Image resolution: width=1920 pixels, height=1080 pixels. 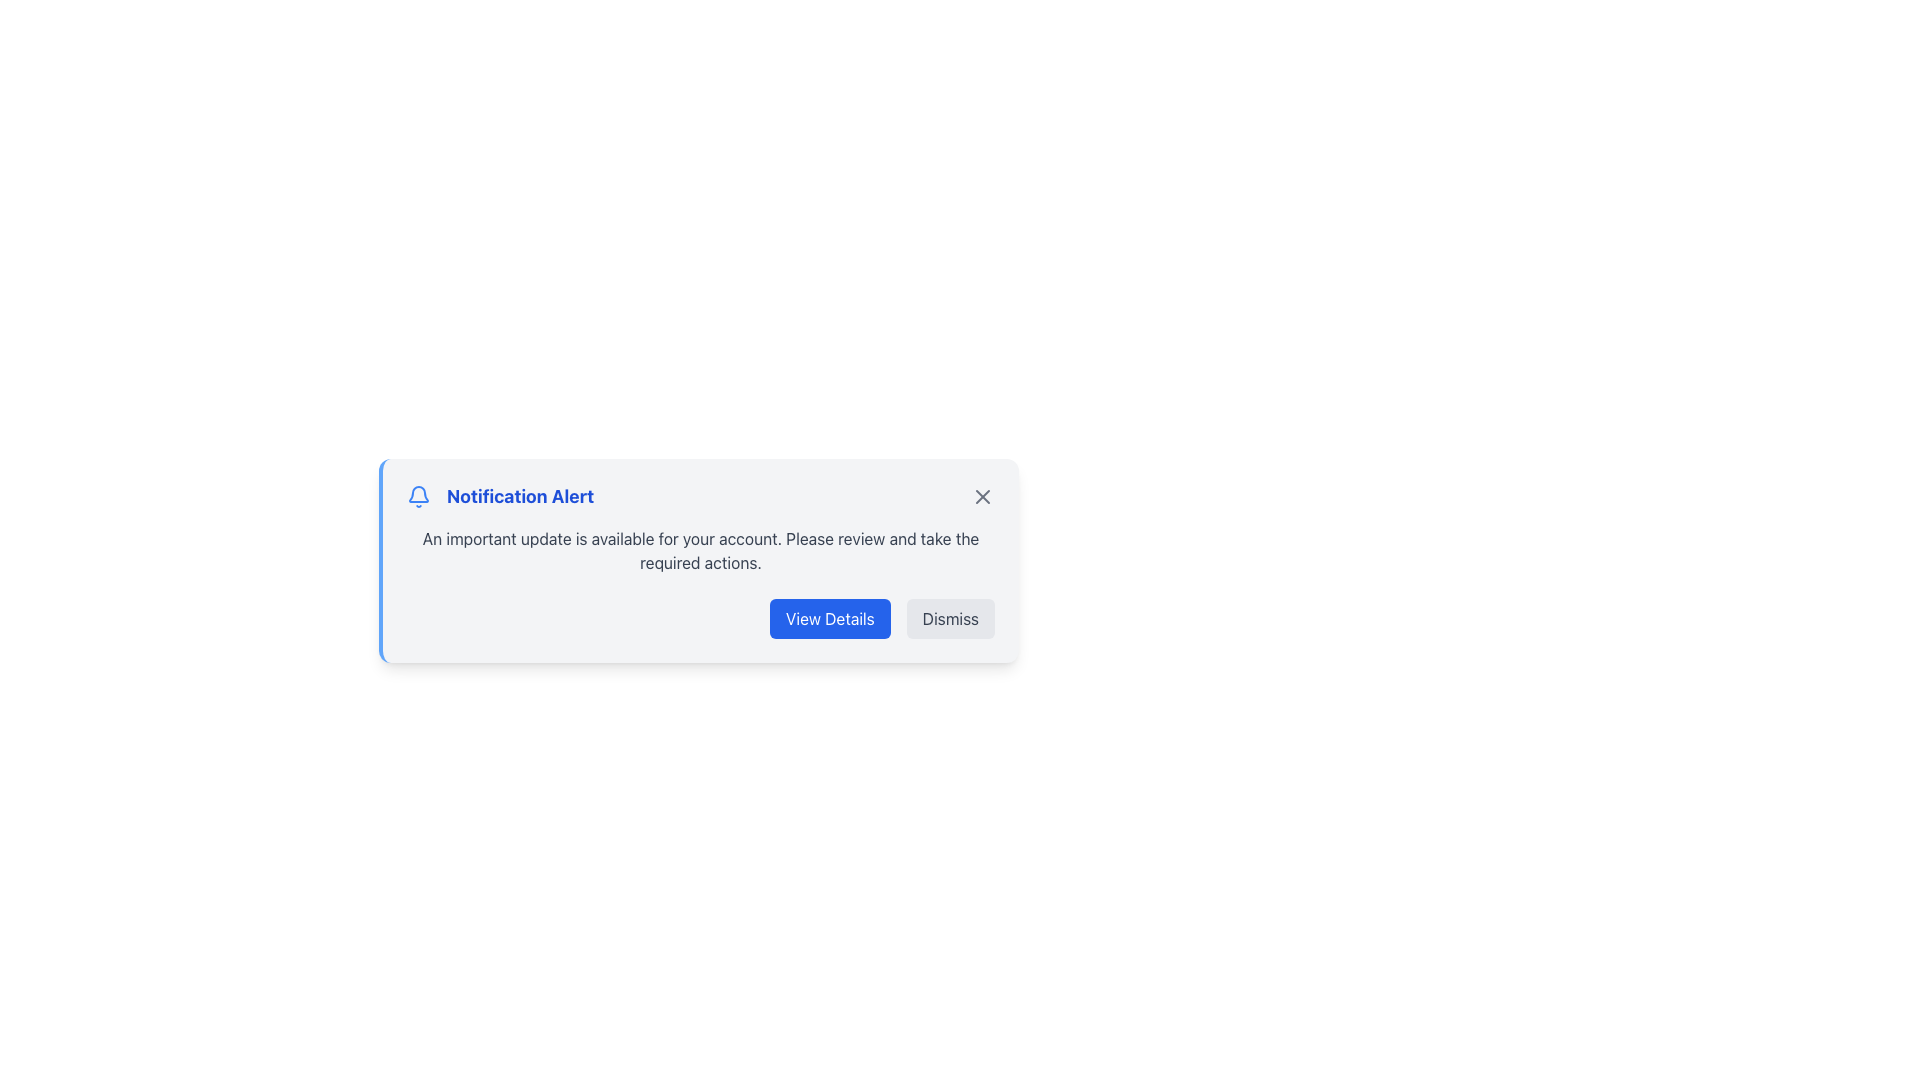 What do you see at coordinates (983, 496) in the screenshot?
I see `the close icon located in the top-right corner of the notification dialog box` at bounding box center [983, 496].